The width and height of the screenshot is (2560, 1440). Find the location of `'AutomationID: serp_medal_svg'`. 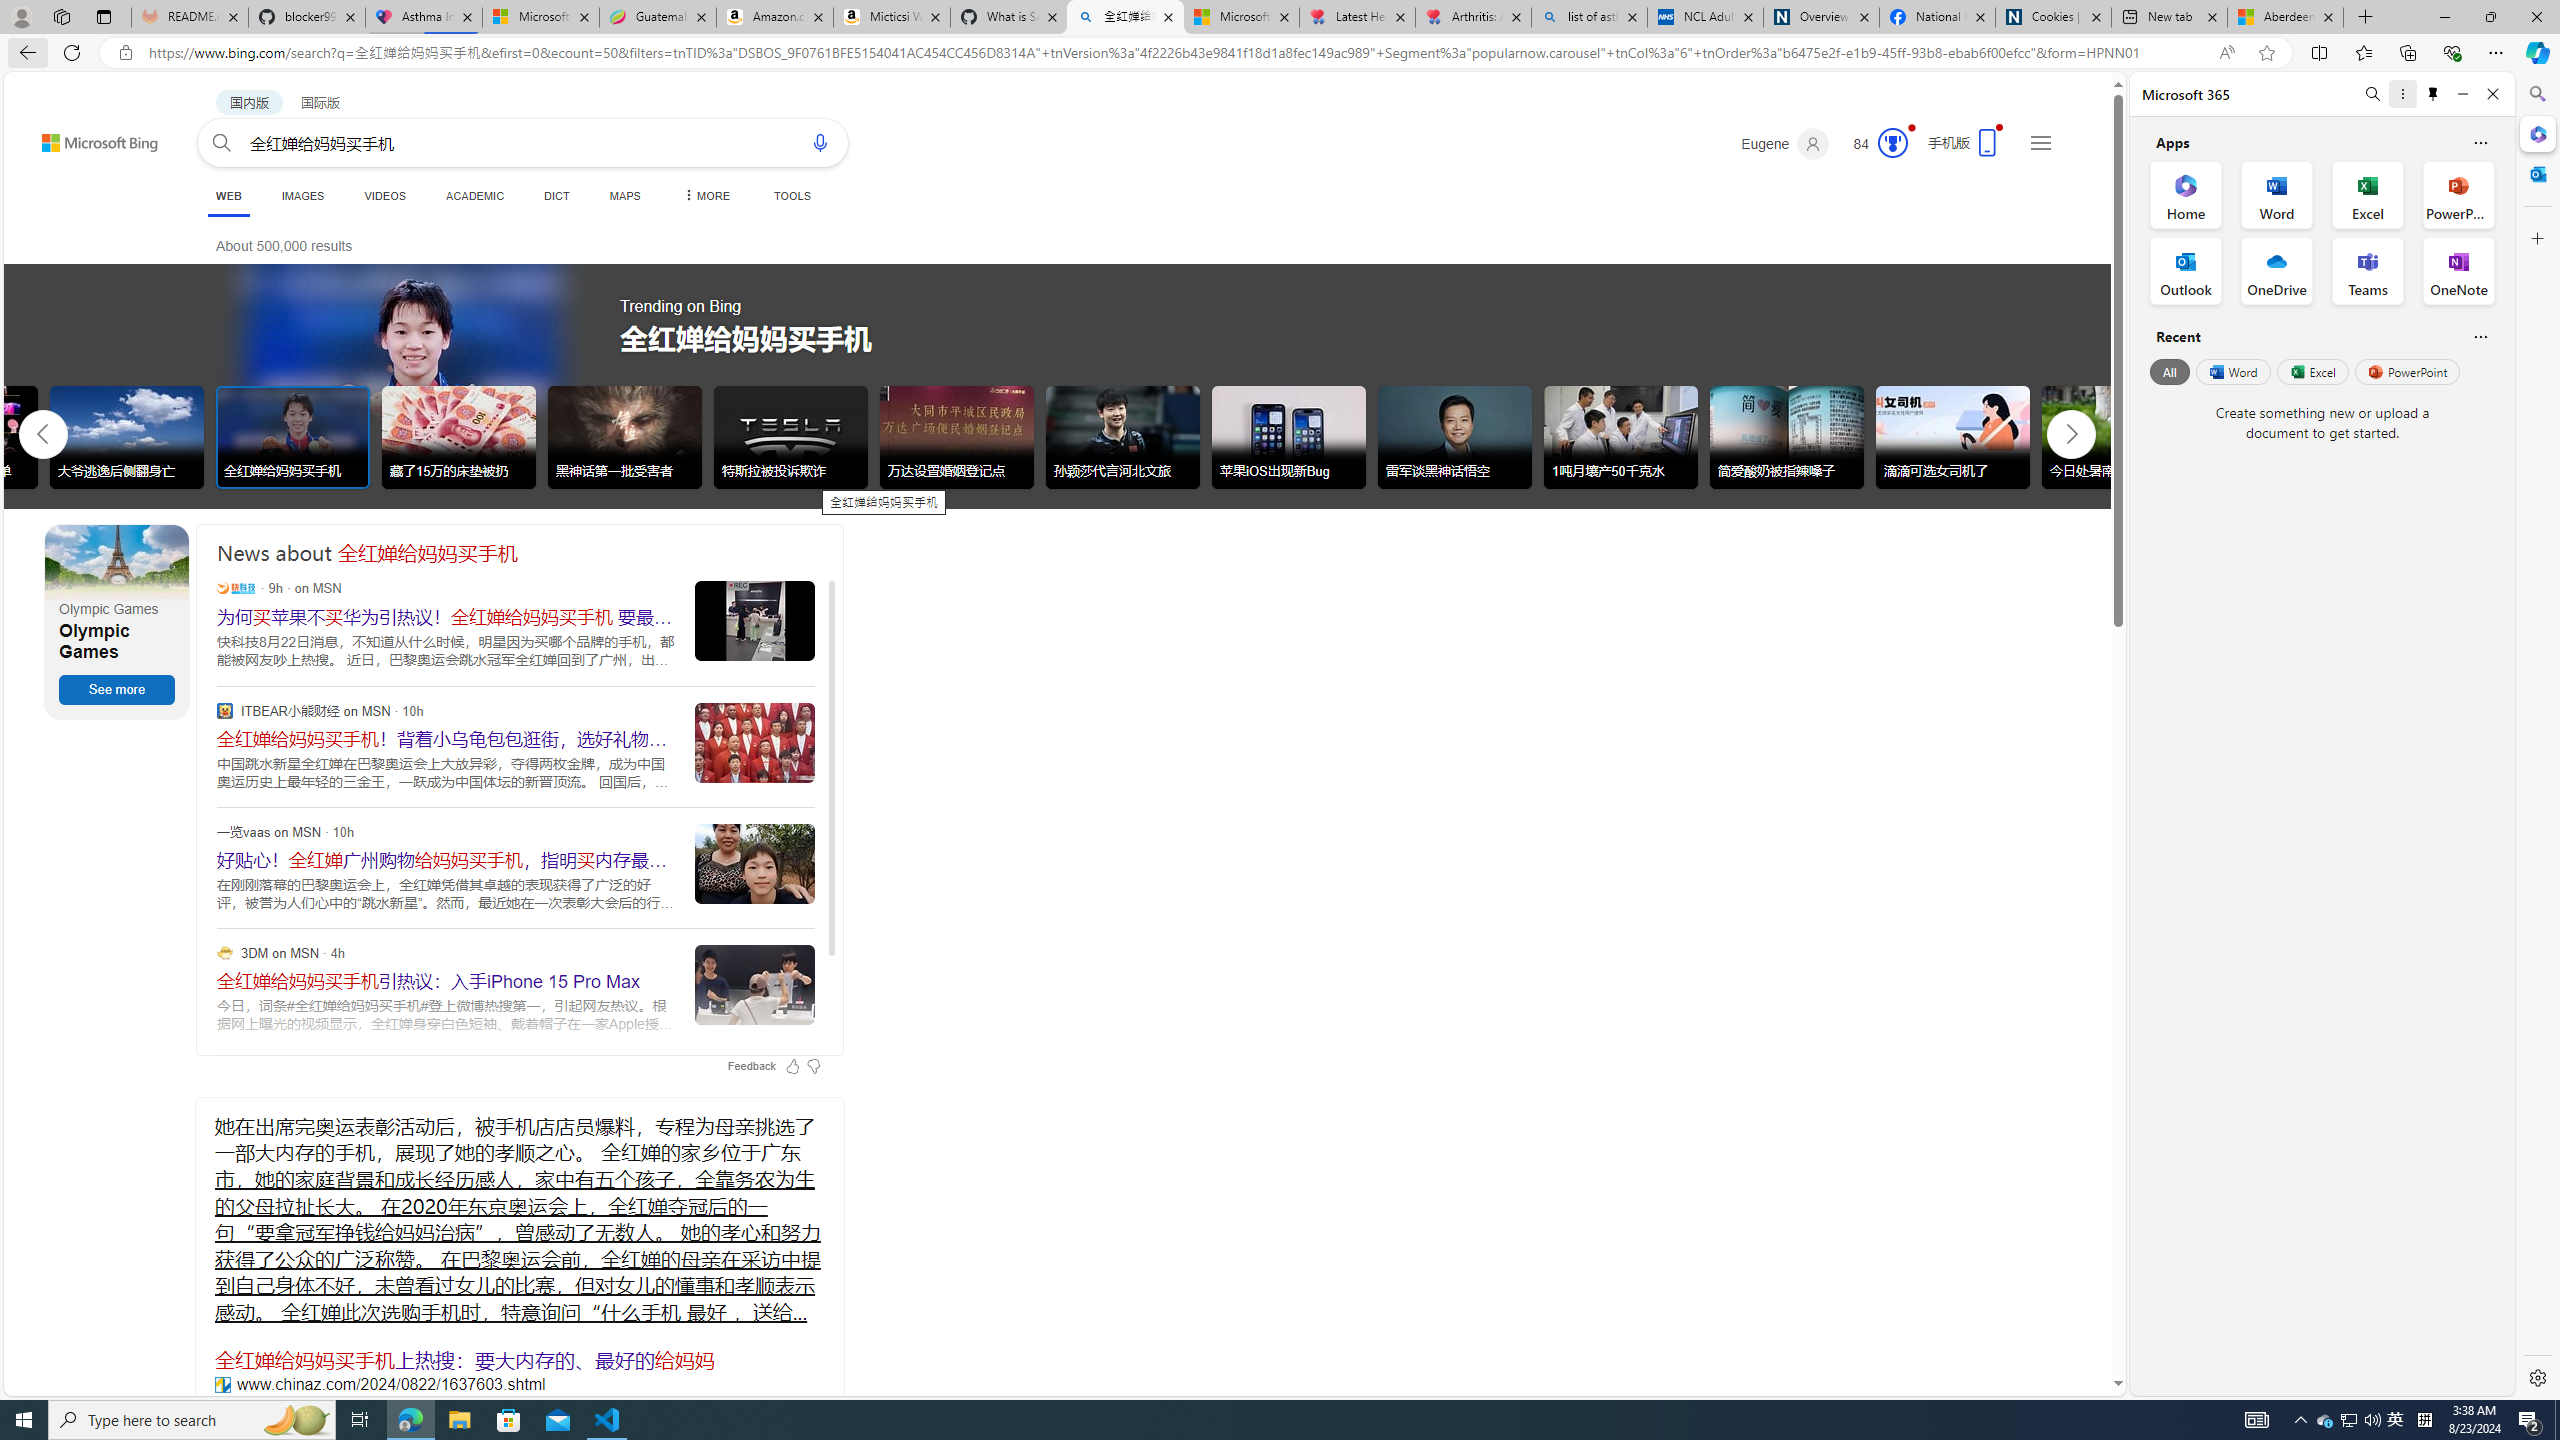

'AutomationID: serp_medal_svg' is located at coordinates (1892, 141).